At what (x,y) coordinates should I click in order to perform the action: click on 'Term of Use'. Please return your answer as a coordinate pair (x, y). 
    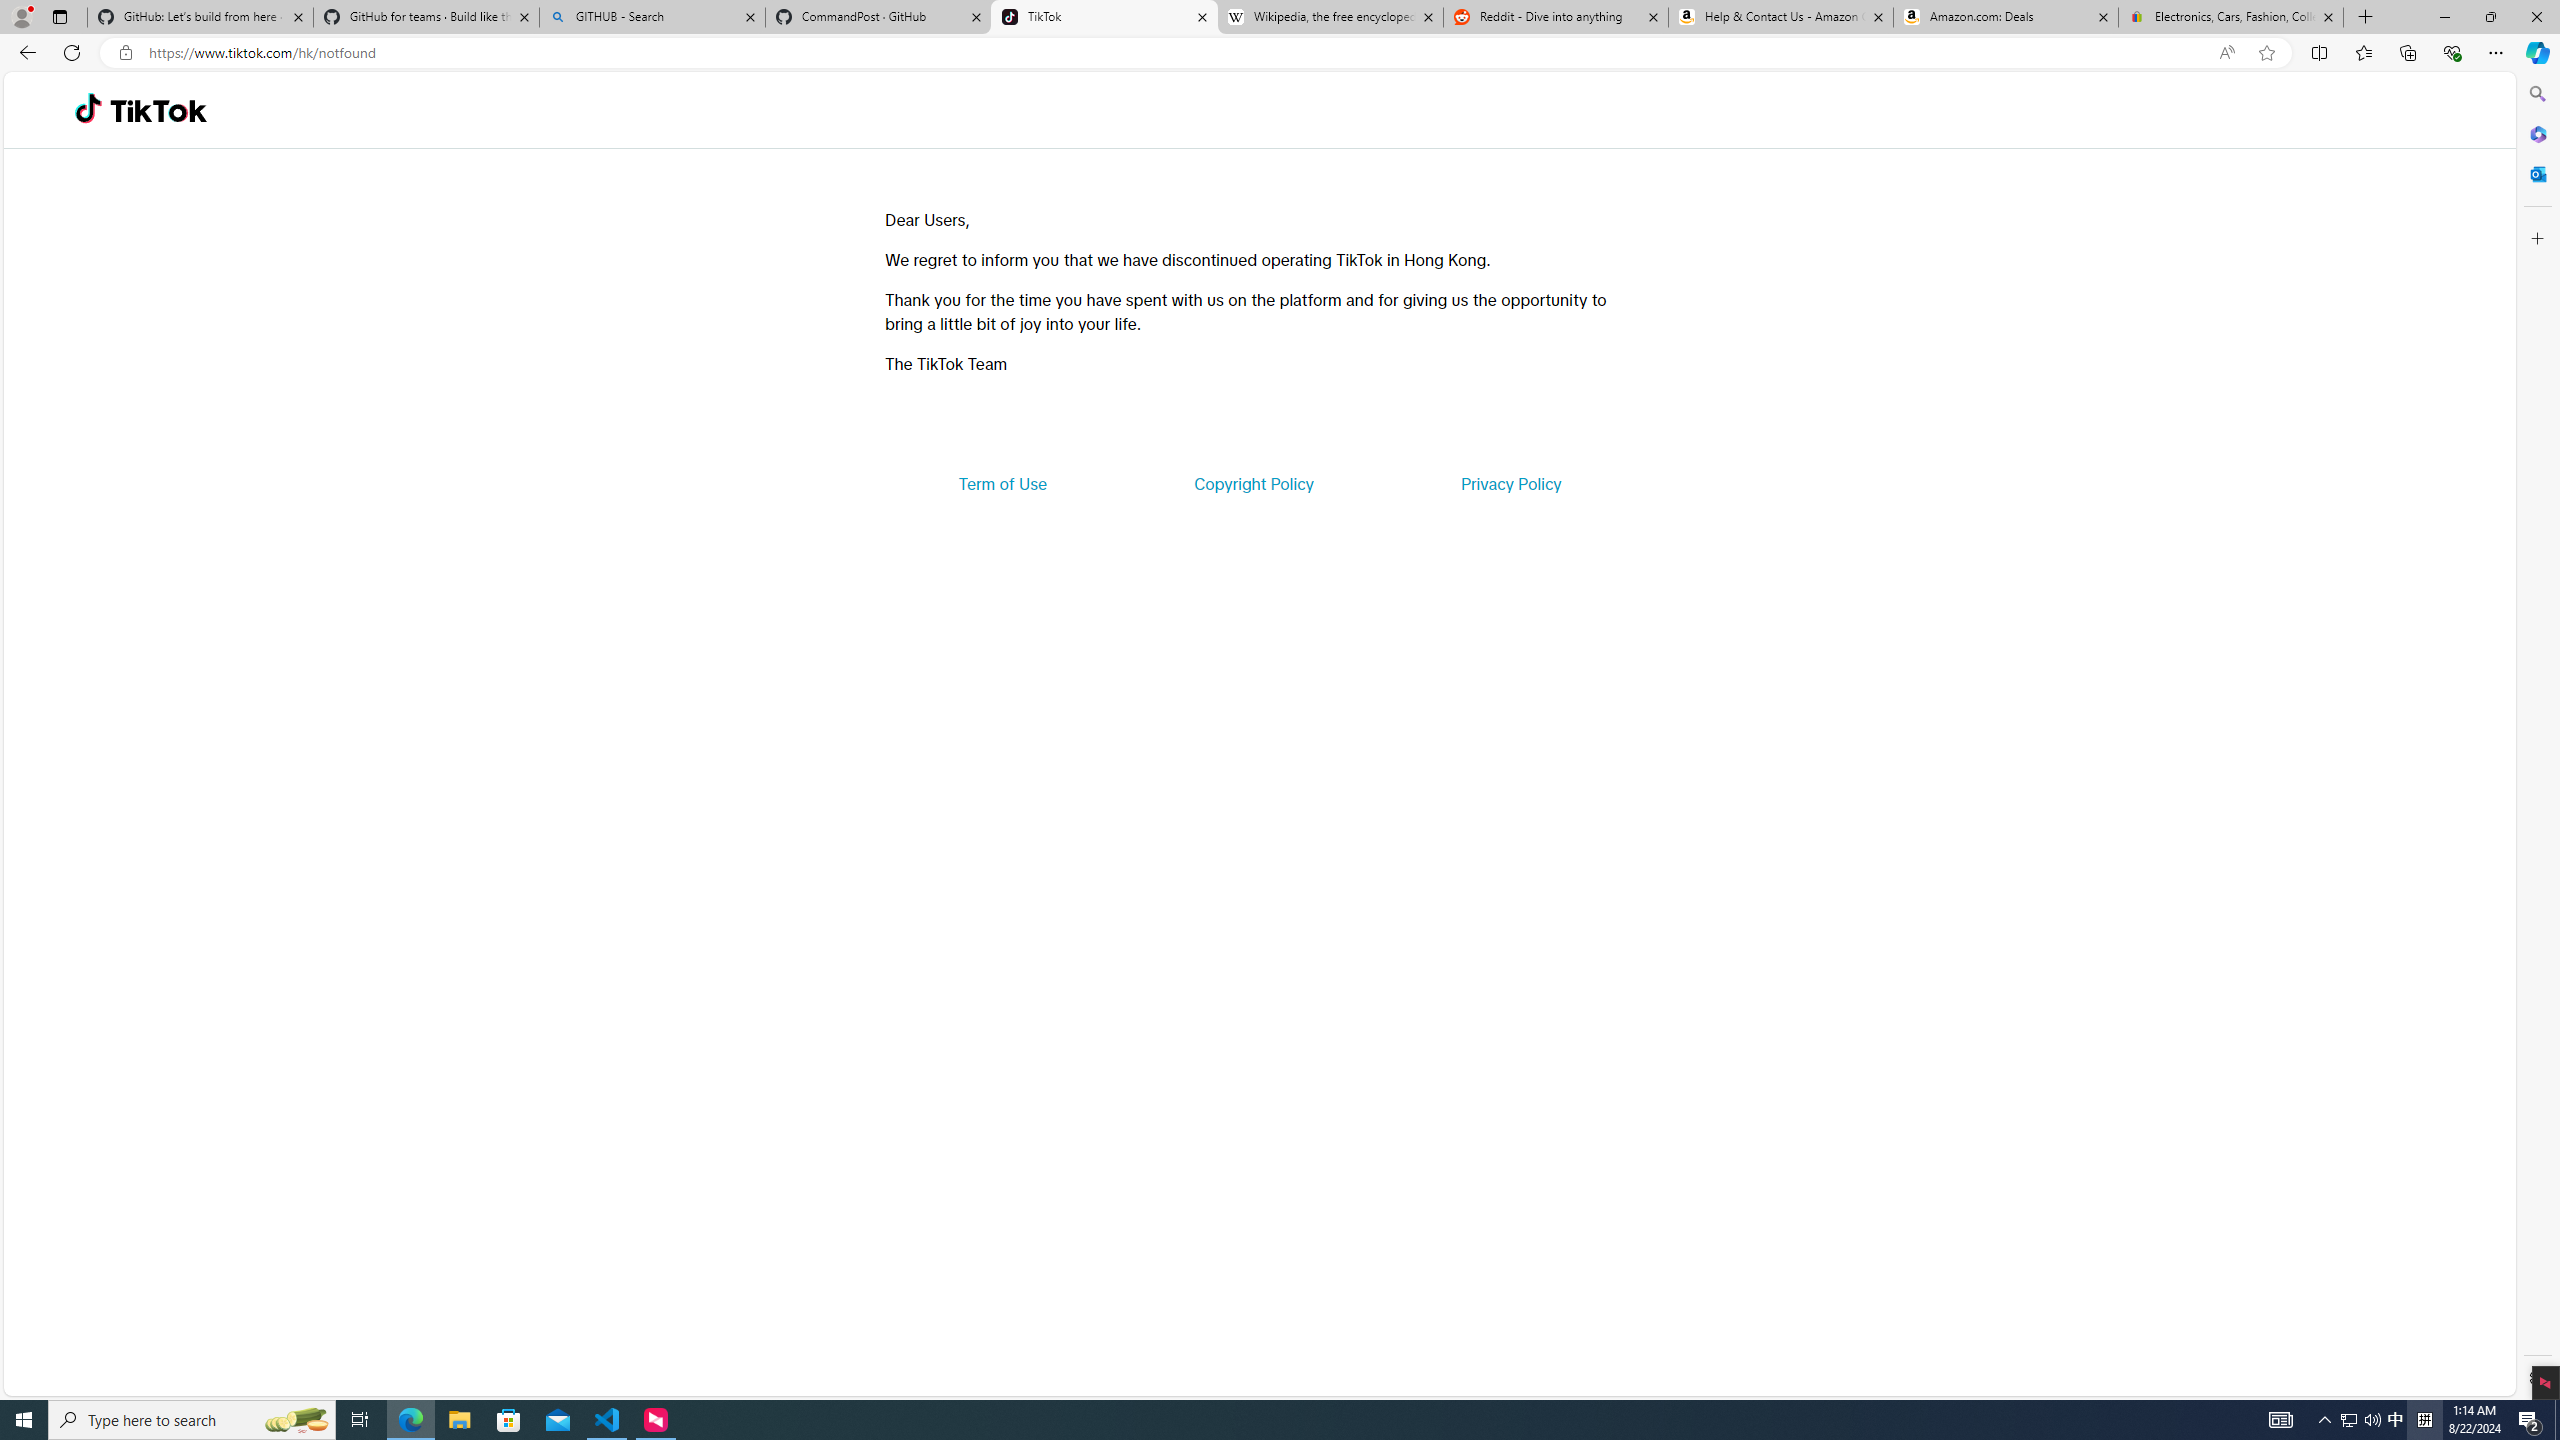
    Looking at the image, I should click on (1002, 482).